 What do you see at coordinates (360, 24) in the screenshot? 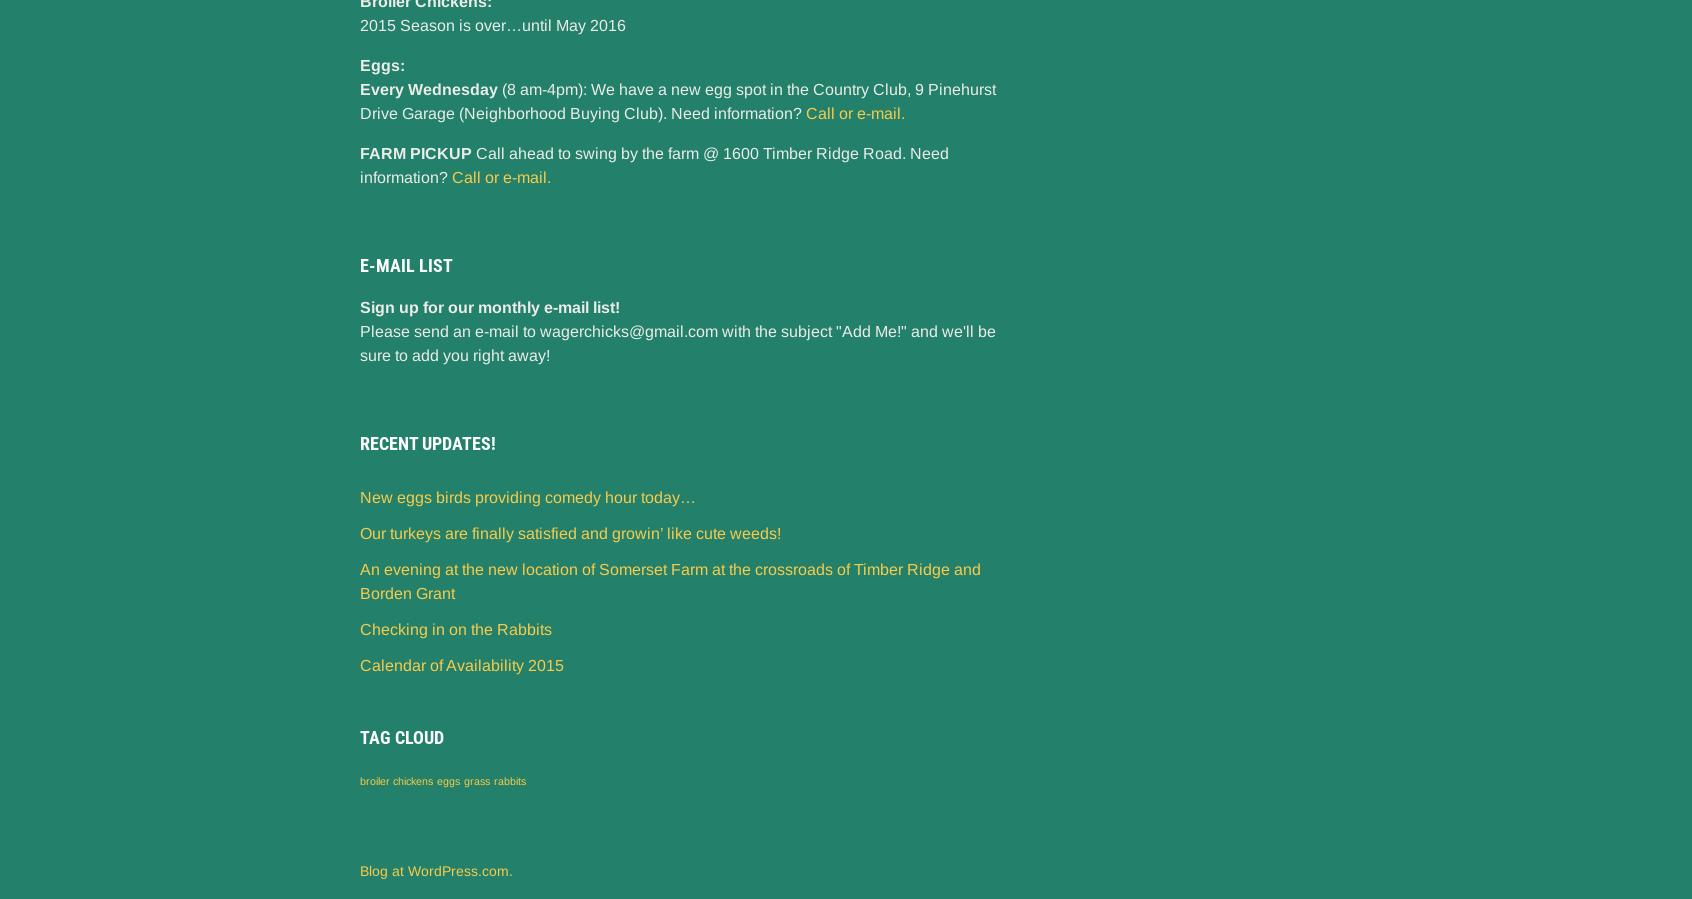
I see `'2015 Season is over…until May 2016'` at bounding box center [360, 24].